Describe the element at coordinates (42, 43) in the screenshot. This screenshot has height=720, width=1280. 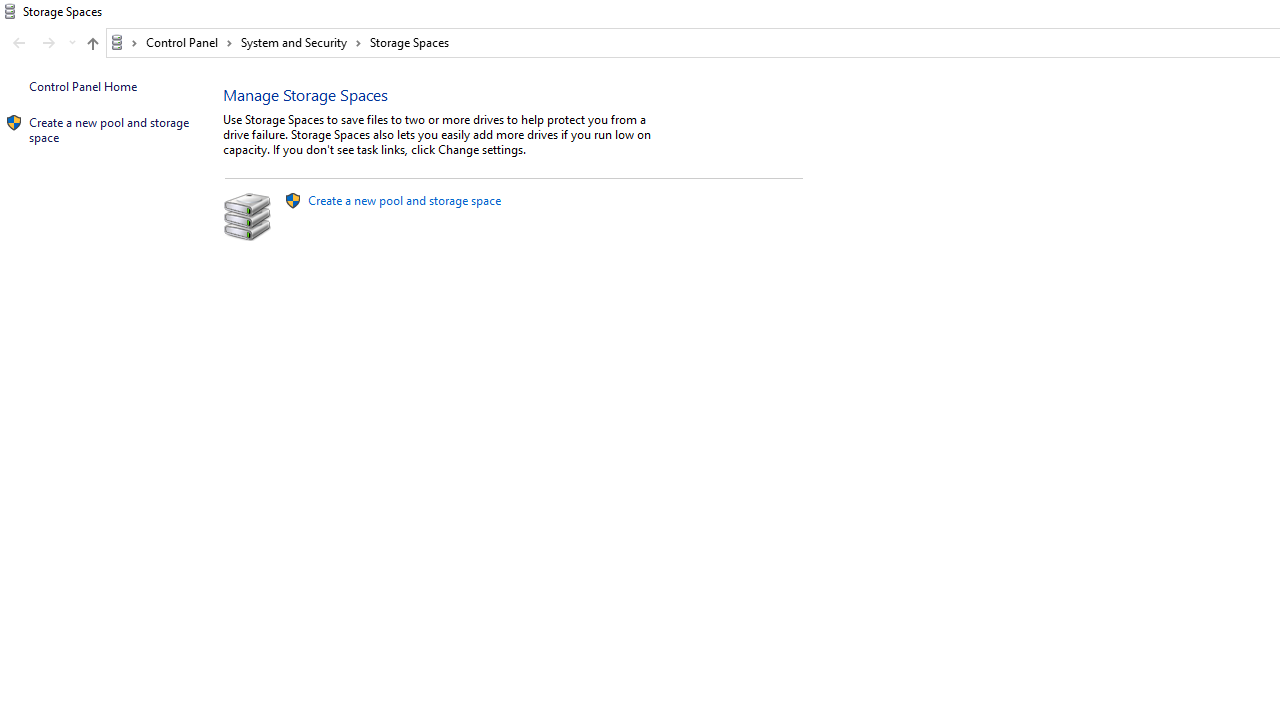
I see `'Navigation buttons'` at that location.